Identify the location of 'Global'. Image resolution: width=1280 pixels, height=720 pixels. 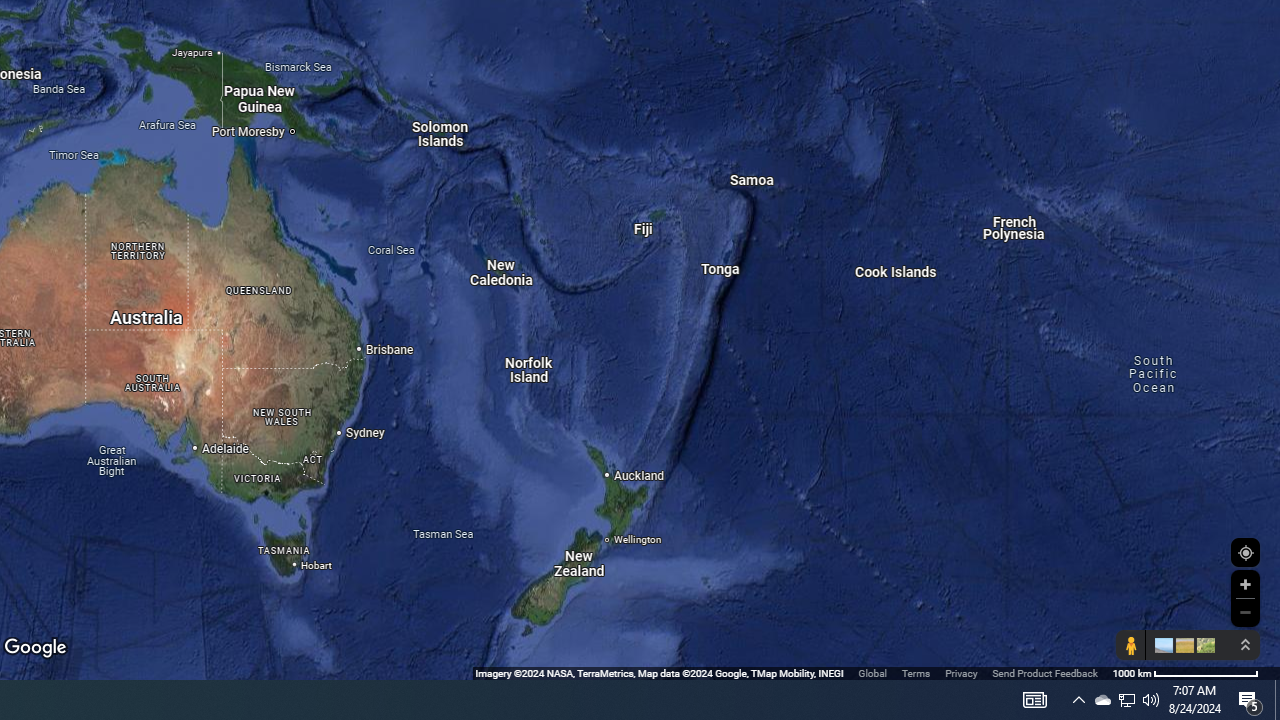
(872, 673).